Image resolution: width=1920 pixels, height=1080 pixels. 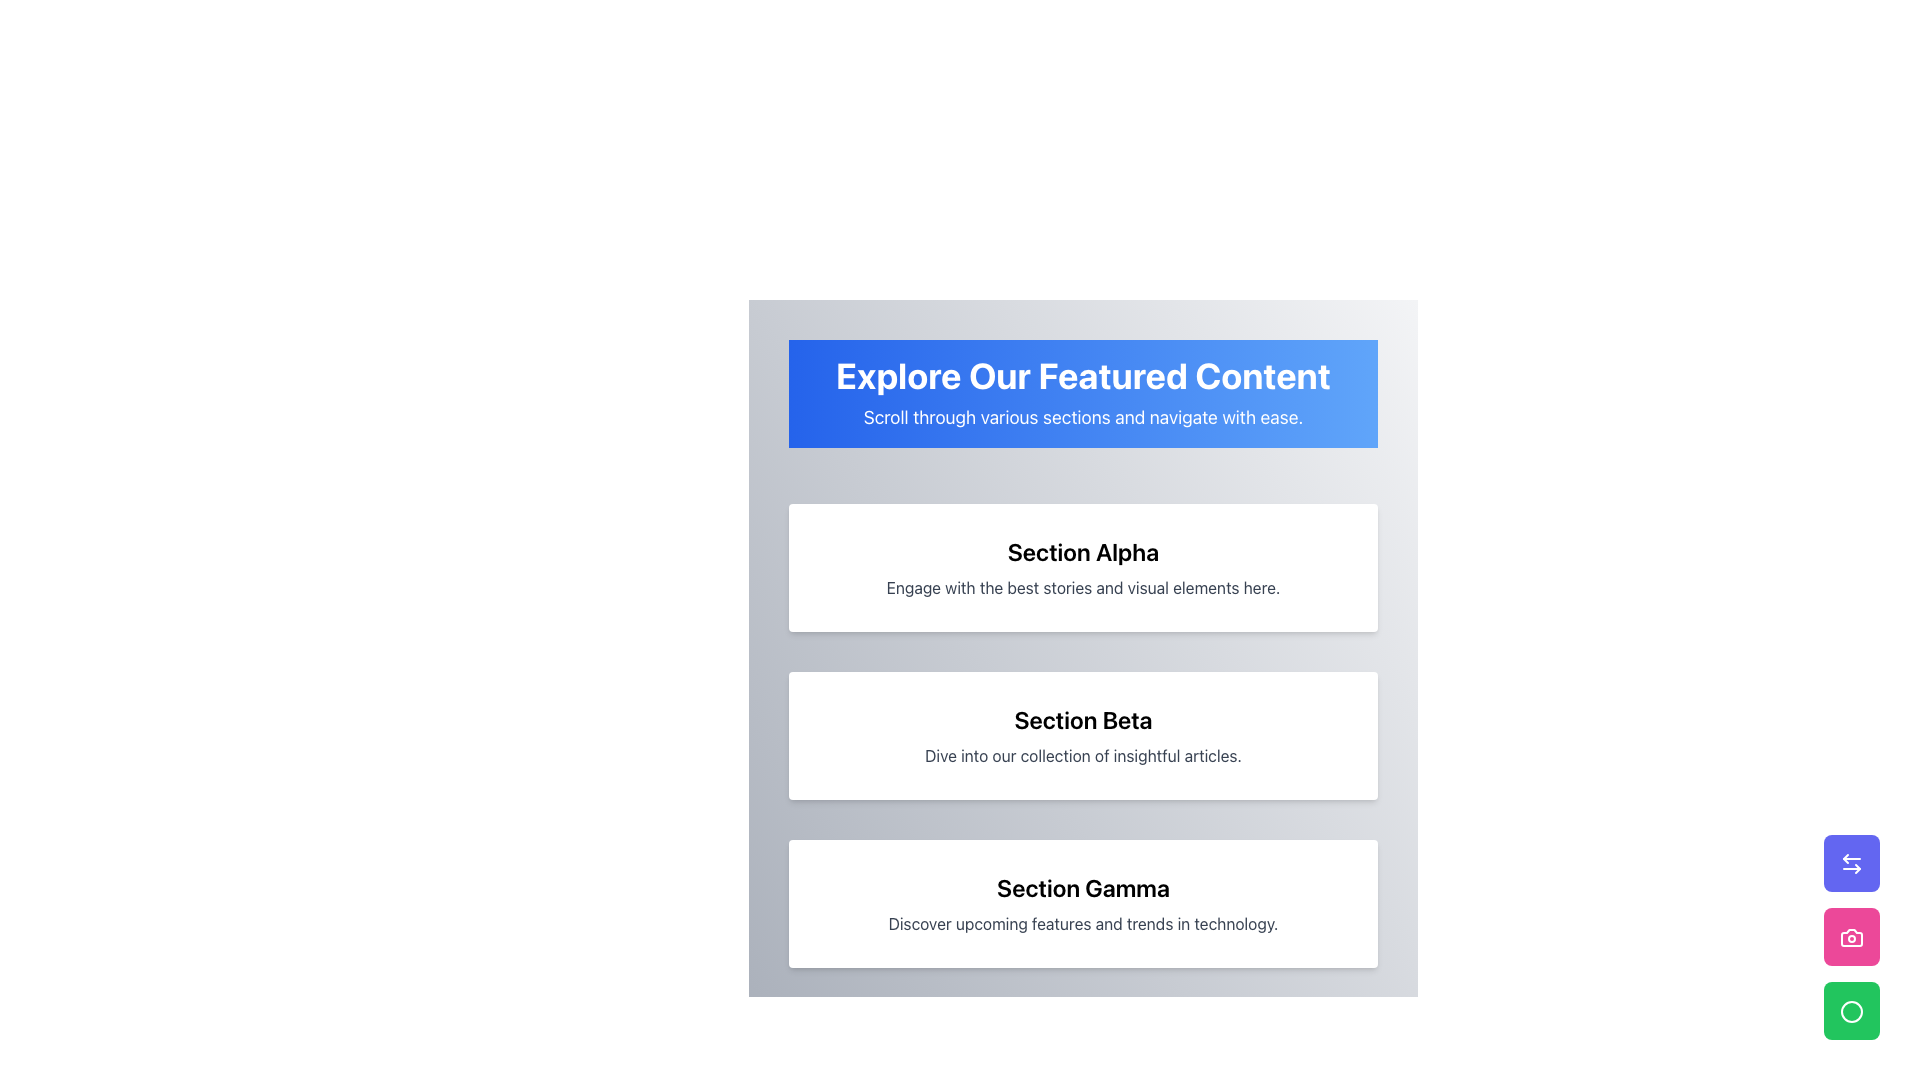 I want to click on the camera action button located in the bottom-right corner of the interface, positioned between a blue button with a bidirectional arrow icon above it and a green button with a circle icon below it, so click(x=1851, y=937).